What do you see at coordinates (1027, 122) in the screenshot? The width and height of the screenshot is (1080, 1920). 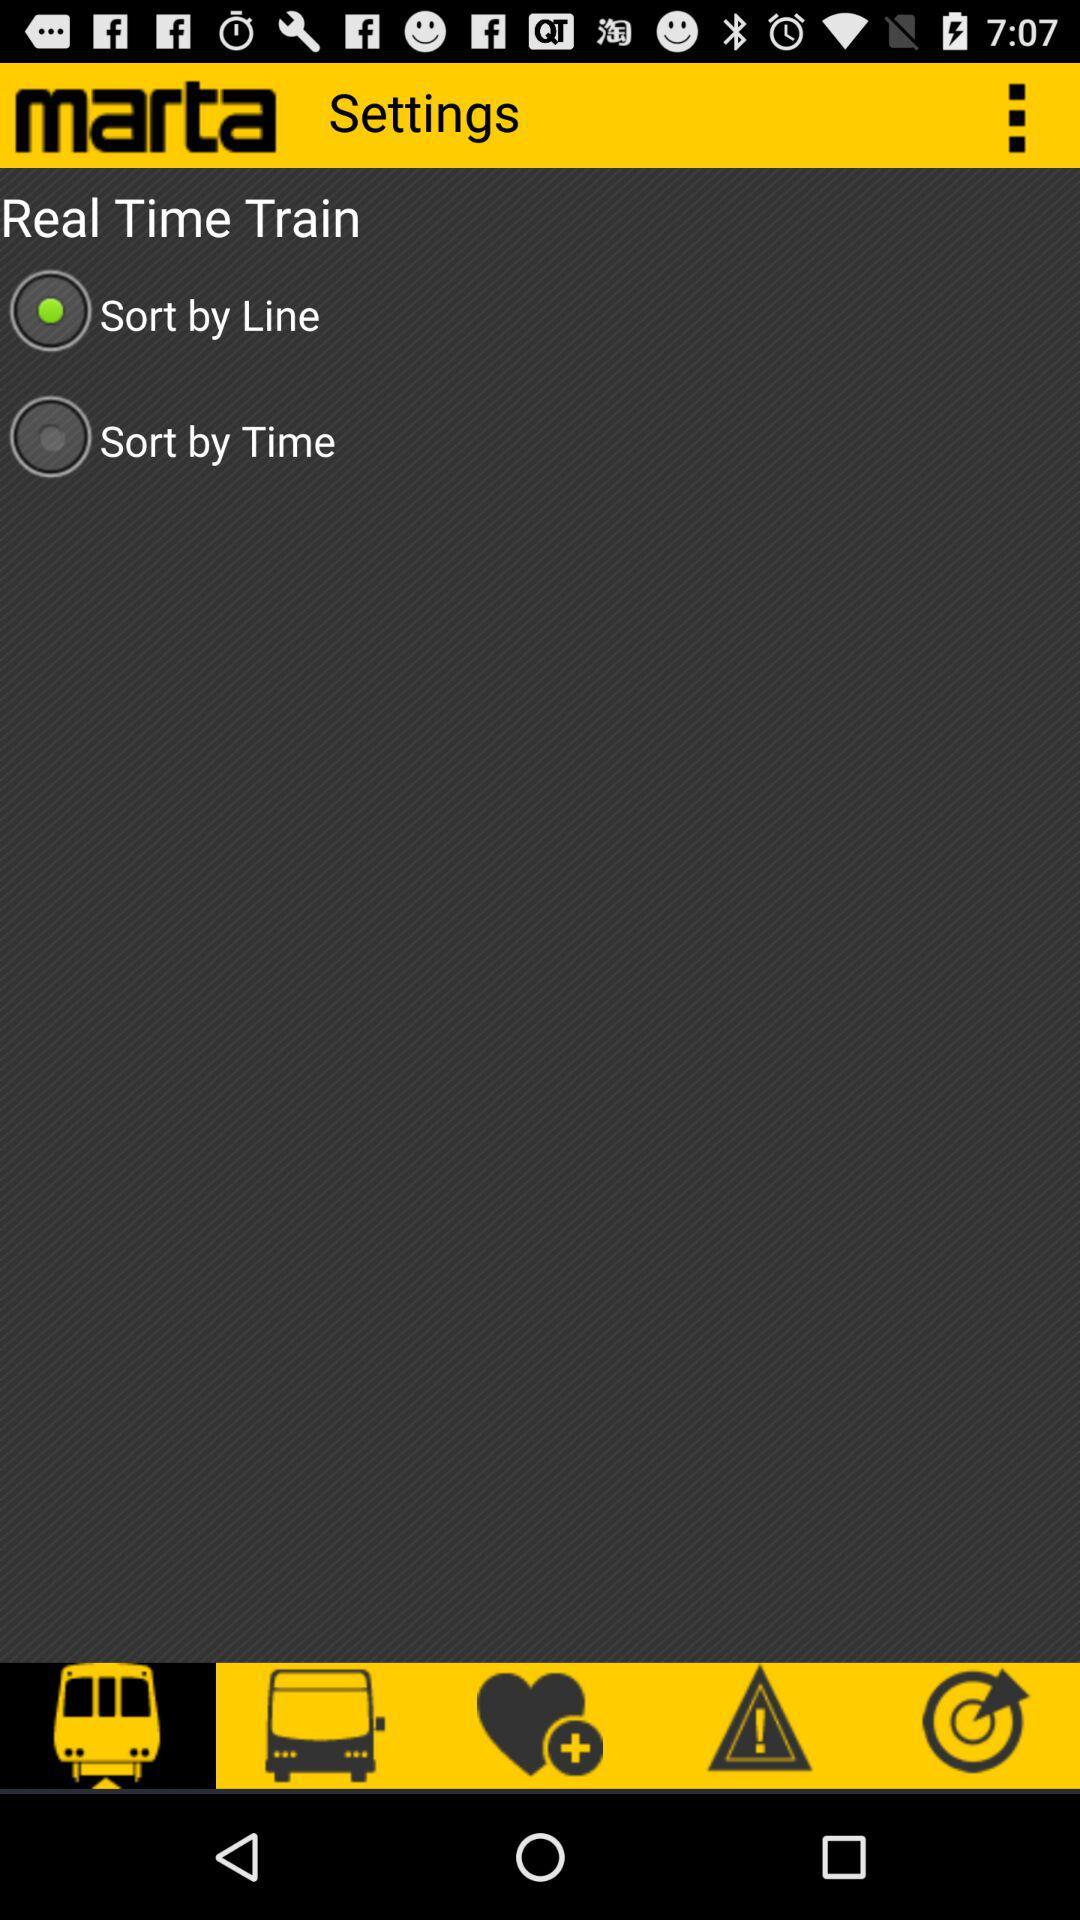 I see `the more icon` at bounding box center [1027, 122].